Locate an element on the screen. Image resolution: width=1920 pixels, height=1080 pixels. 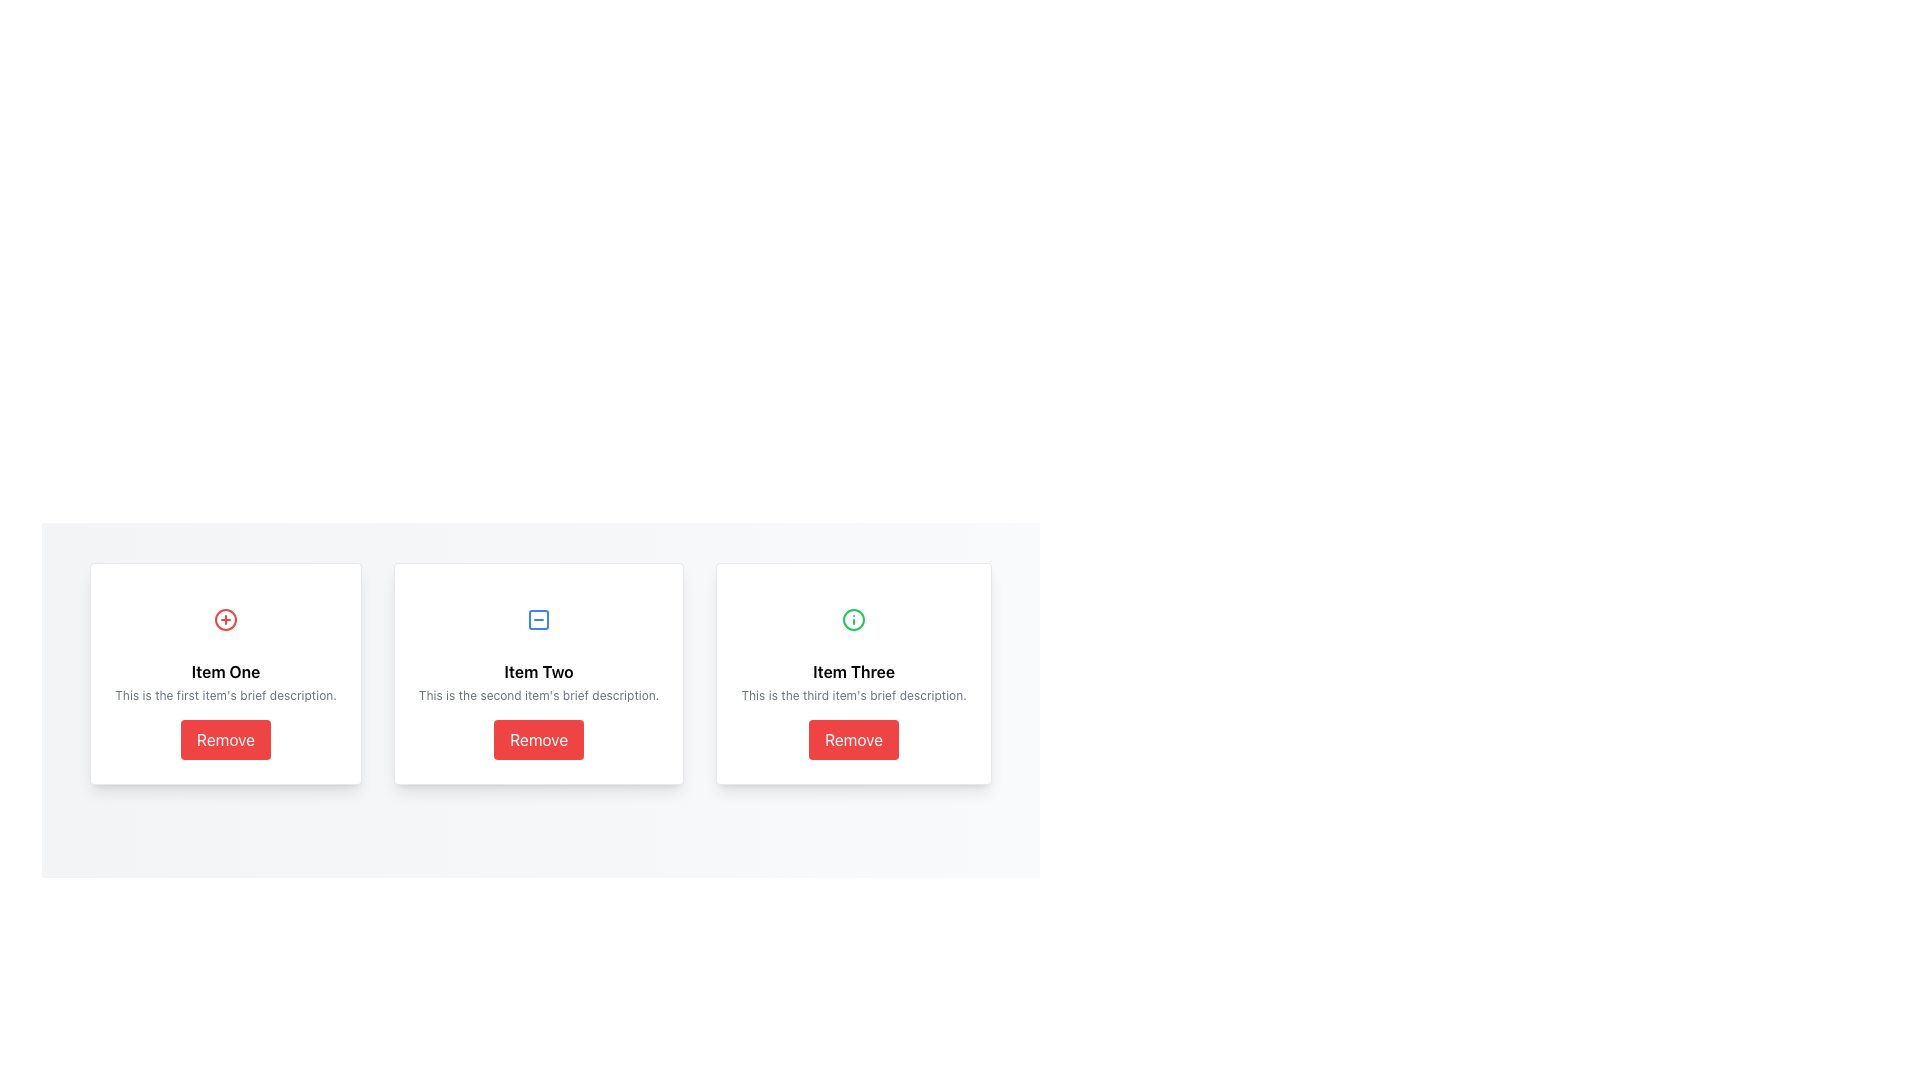
the 'remove' icon located in the top section of the 'Item Two' card is located at coordinates (539, 619).